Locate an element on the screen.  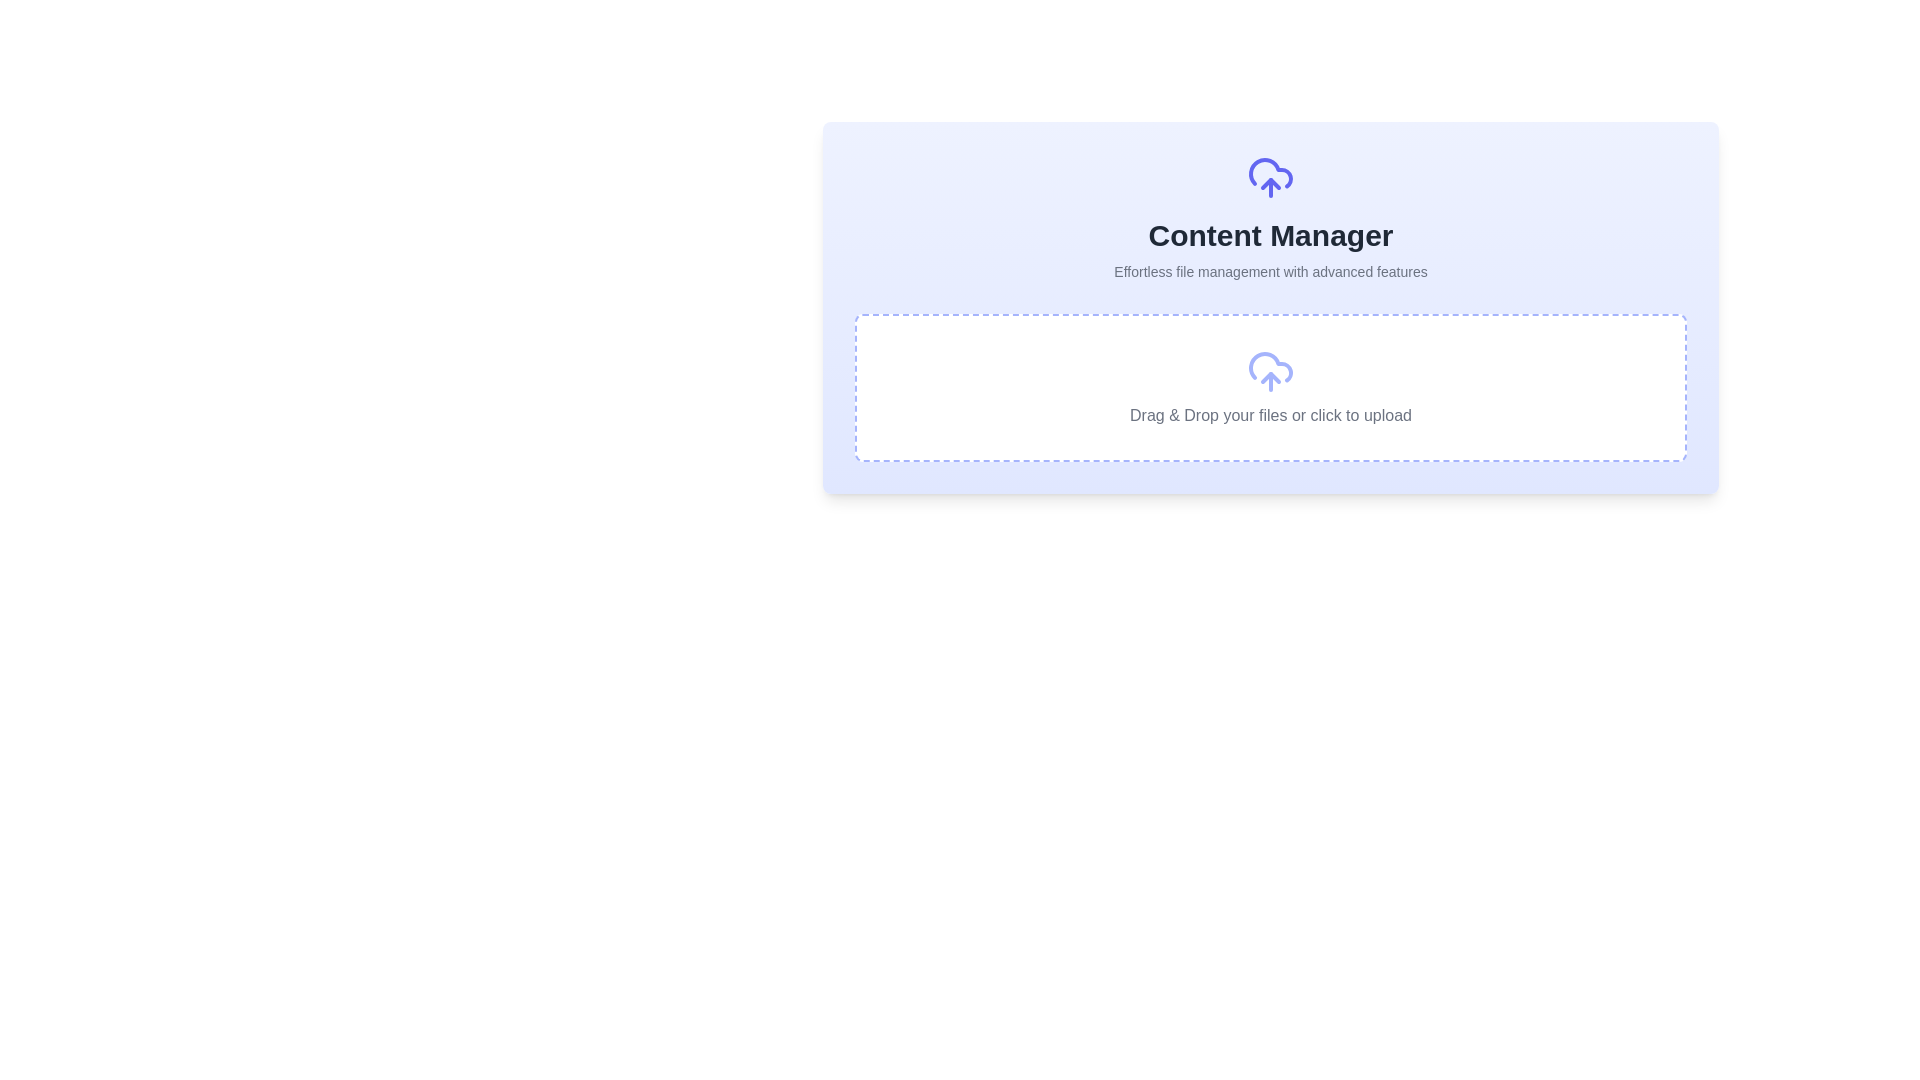
files onto the file upload area, which is centrally located below the 'Content Manager' section and is identified by its dashed border and white background is located at coordinates (1270, 388).